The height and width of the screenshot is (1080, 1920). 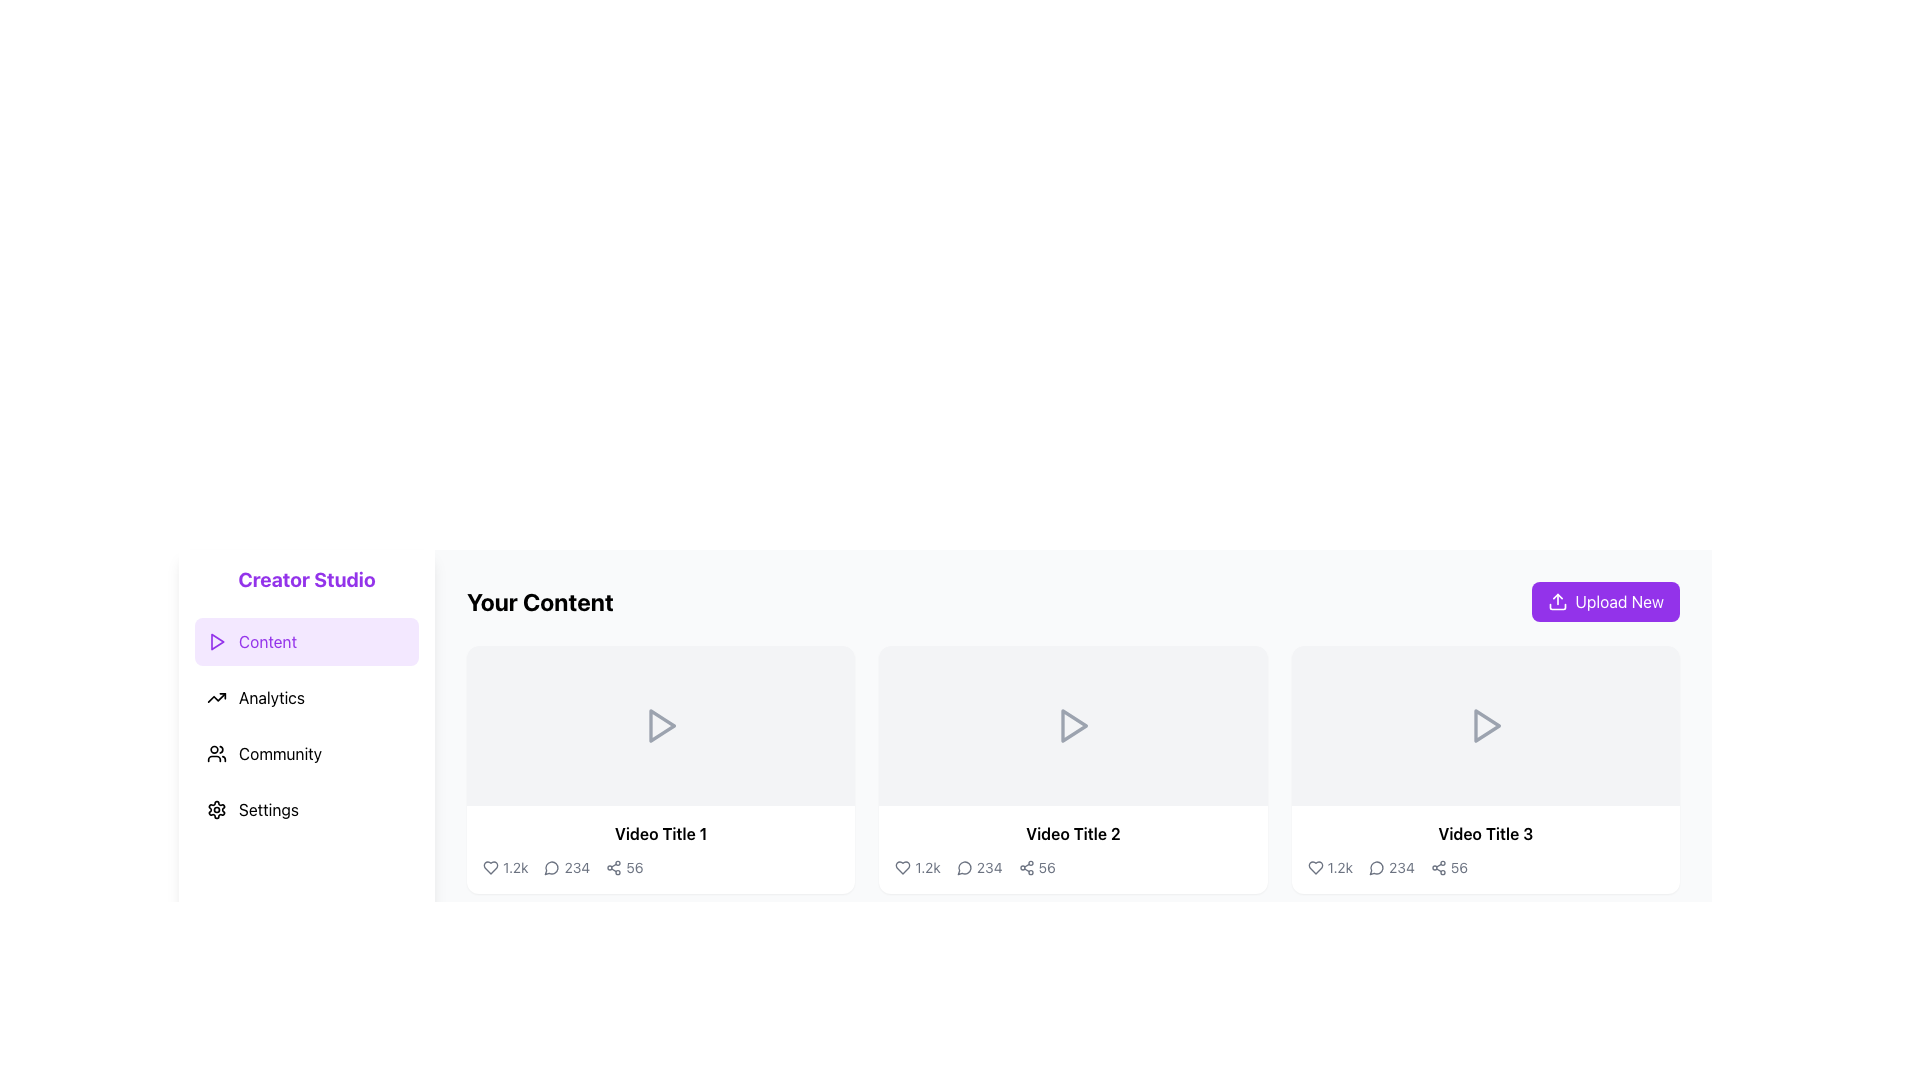 What do you see at coordinates (964, 866) in the screenshot?
I see `the comment icon located immediately to the left of the number '234' in the second video block under 'Video Title 2'` at bounding box center [964, 866].